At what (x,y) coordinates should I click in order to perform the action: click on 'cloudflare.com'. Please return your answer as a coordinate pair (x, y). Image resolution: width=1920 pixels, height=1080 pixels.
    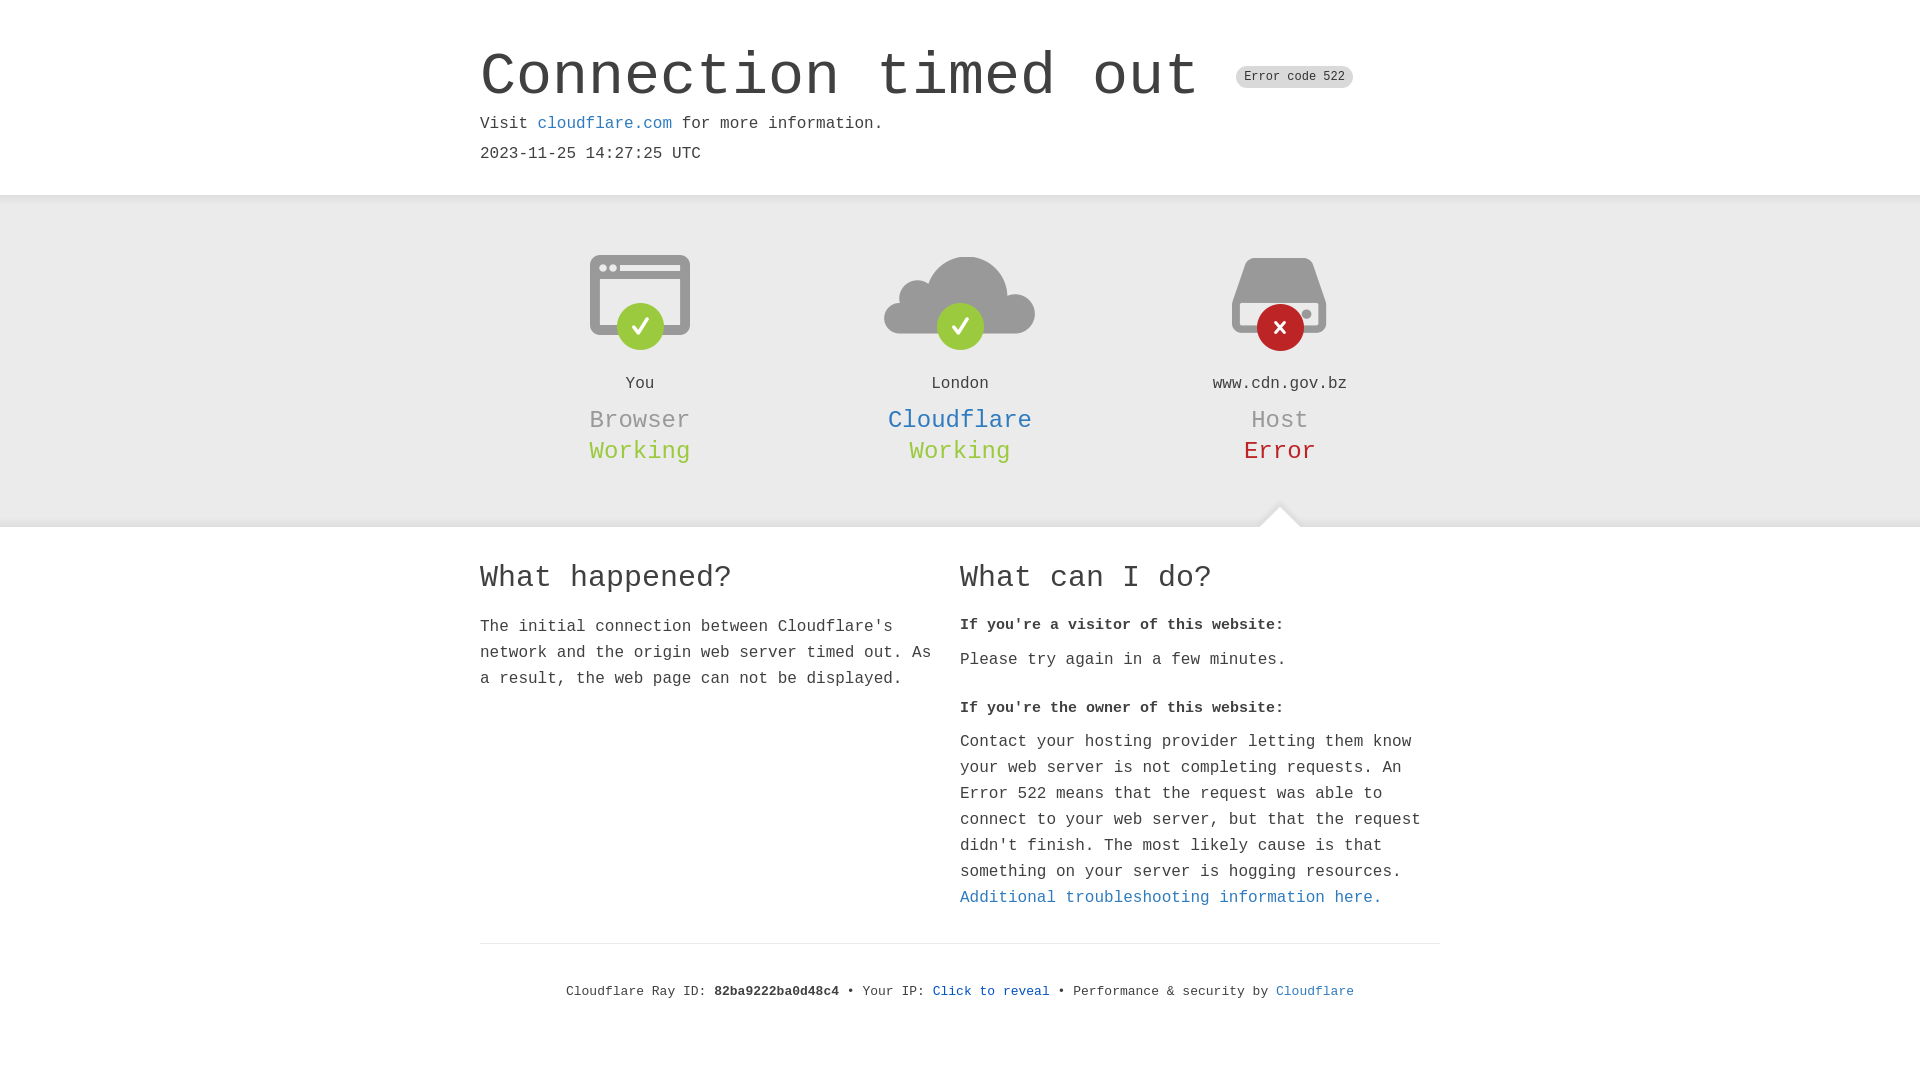
    Looking at the image, I should click on (603, 123).